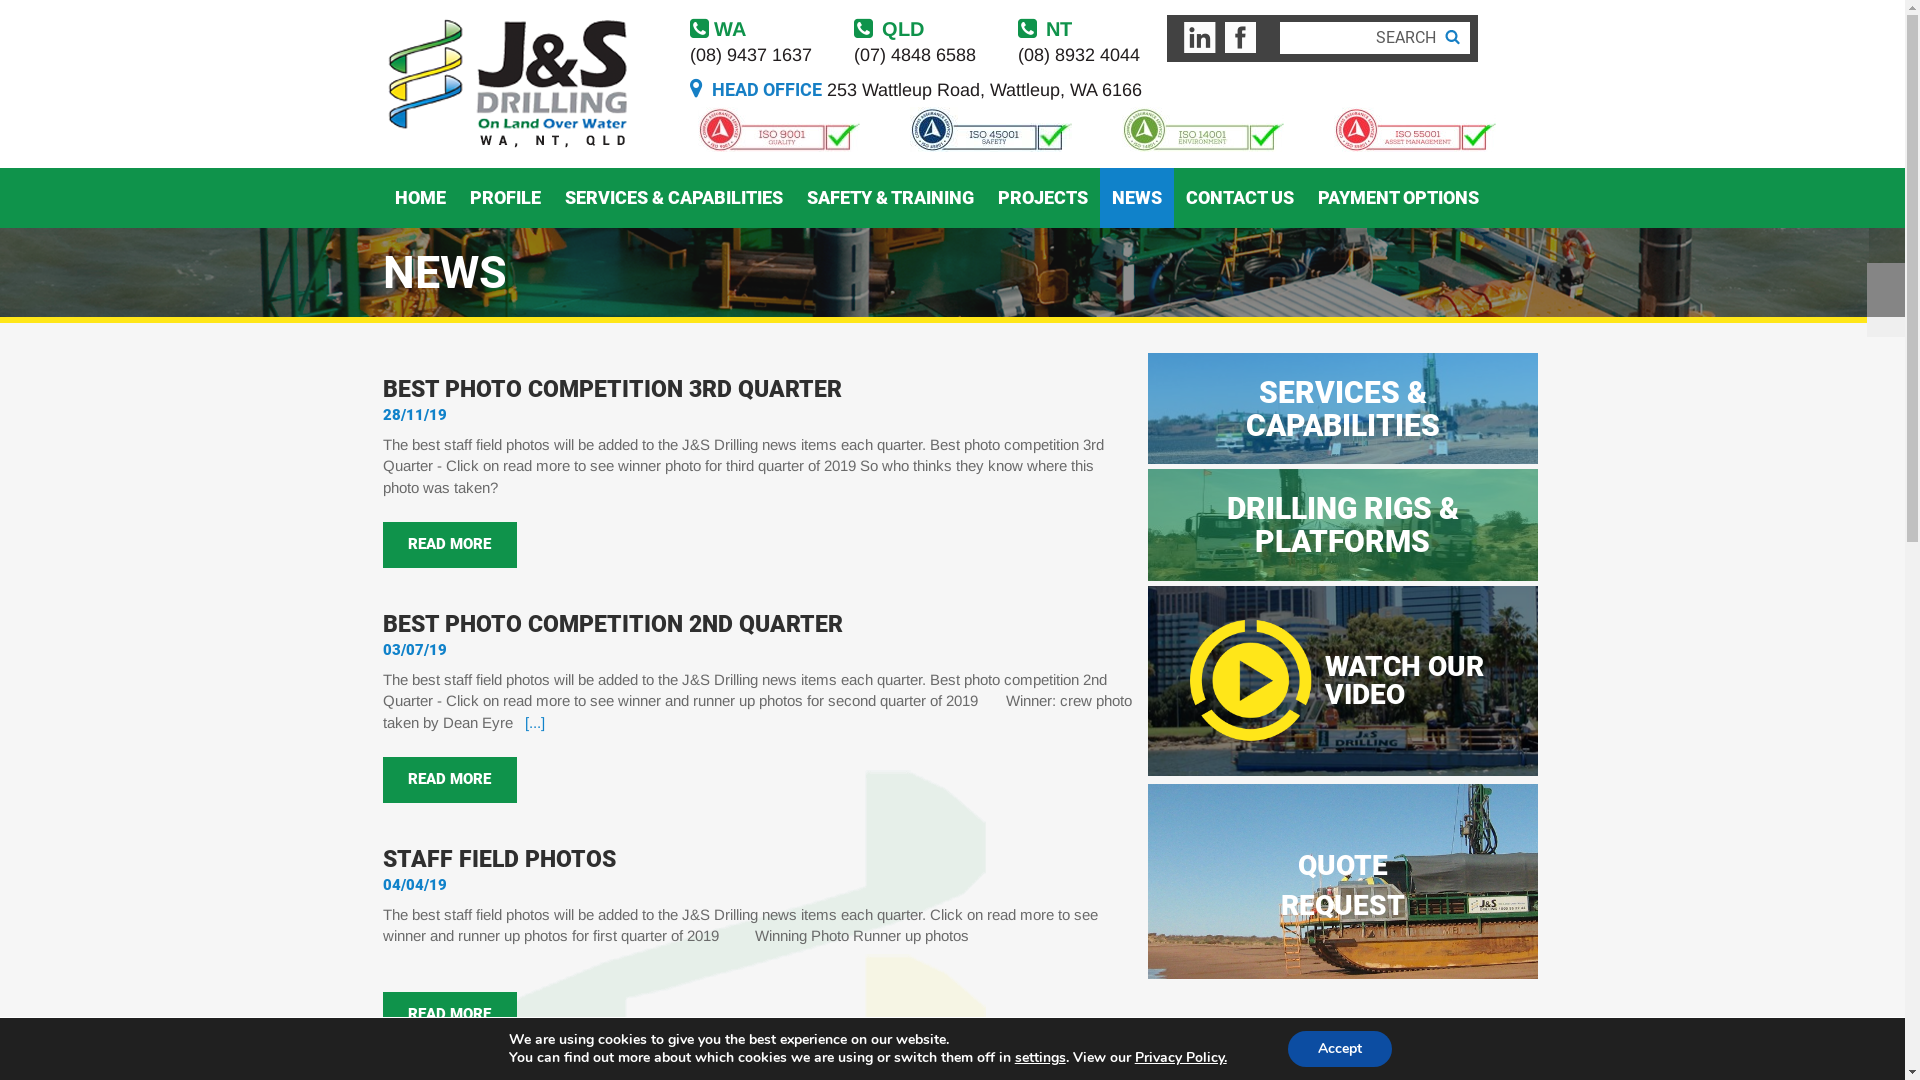 The height and width of the screenshot is (1080, 1920). What do you see at coordinates (513, 82) in the screenshot?
I see `'js drilling'` at bounding box center [513, 82].